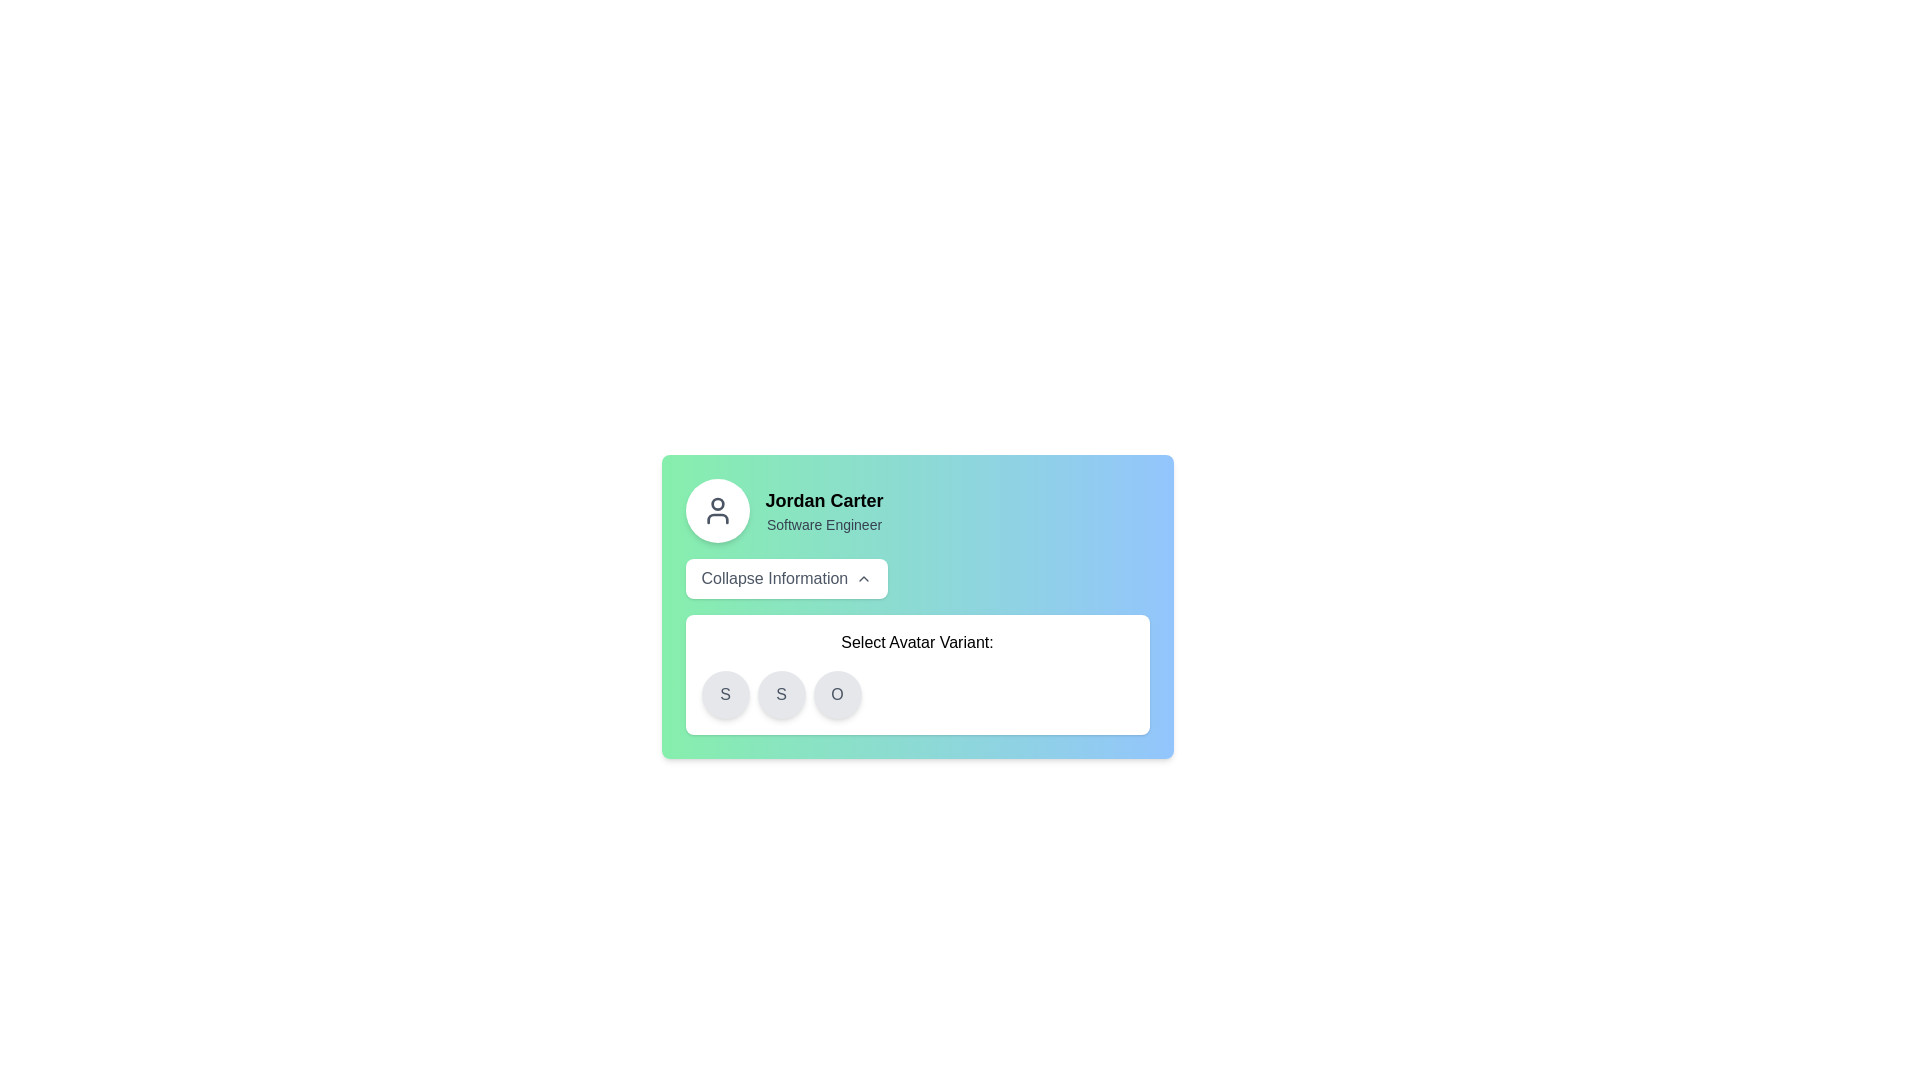 The width and height of the screenshot is (1920, 1080). Describe the element at coordinates (824, 523) in the screenshot. I see `text label that provides additional information about the person's role or title, located below 'Jordan Carter' in the card-like layout` at that location.